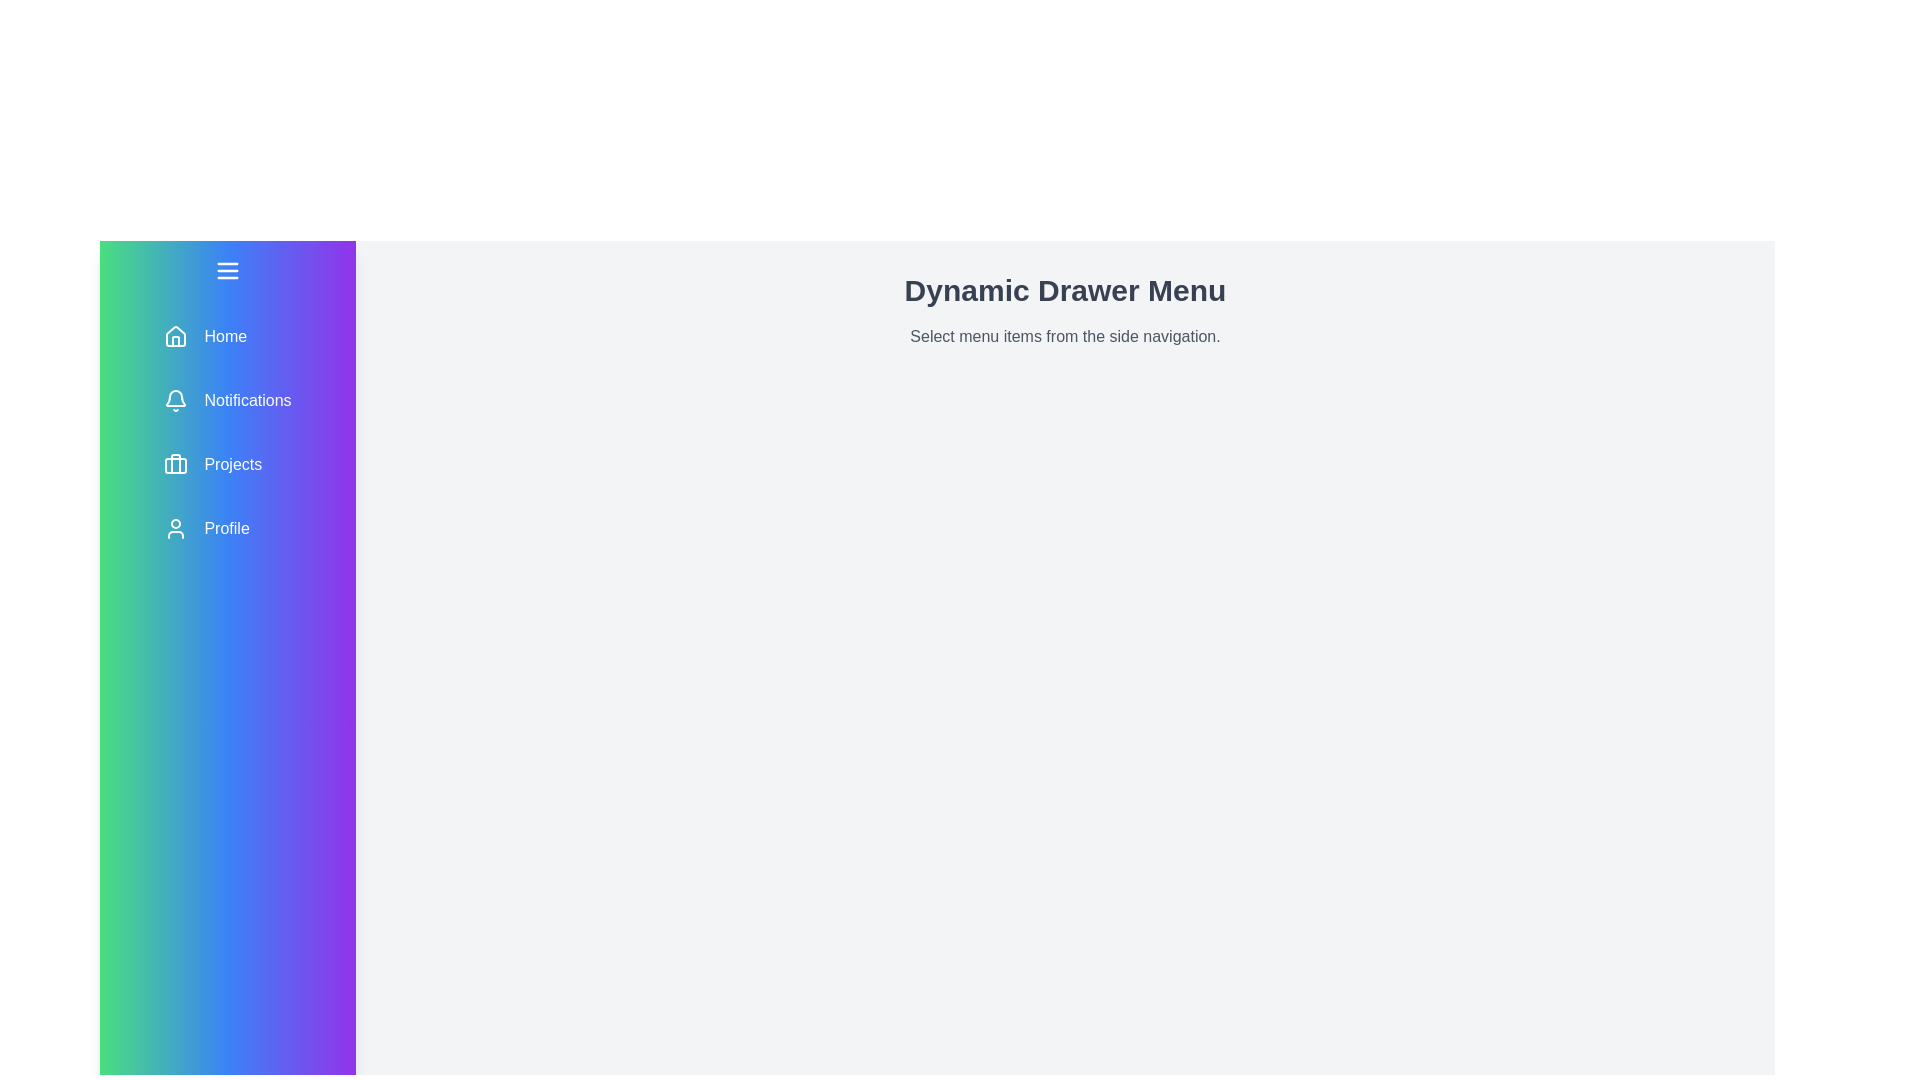 This screenshot has width=1920, height=1080. Describe the element at coordinates (1064, 779) in the screenshot. I see `the main content area labeled 'Dynamic Drawer Menu'` at that location.